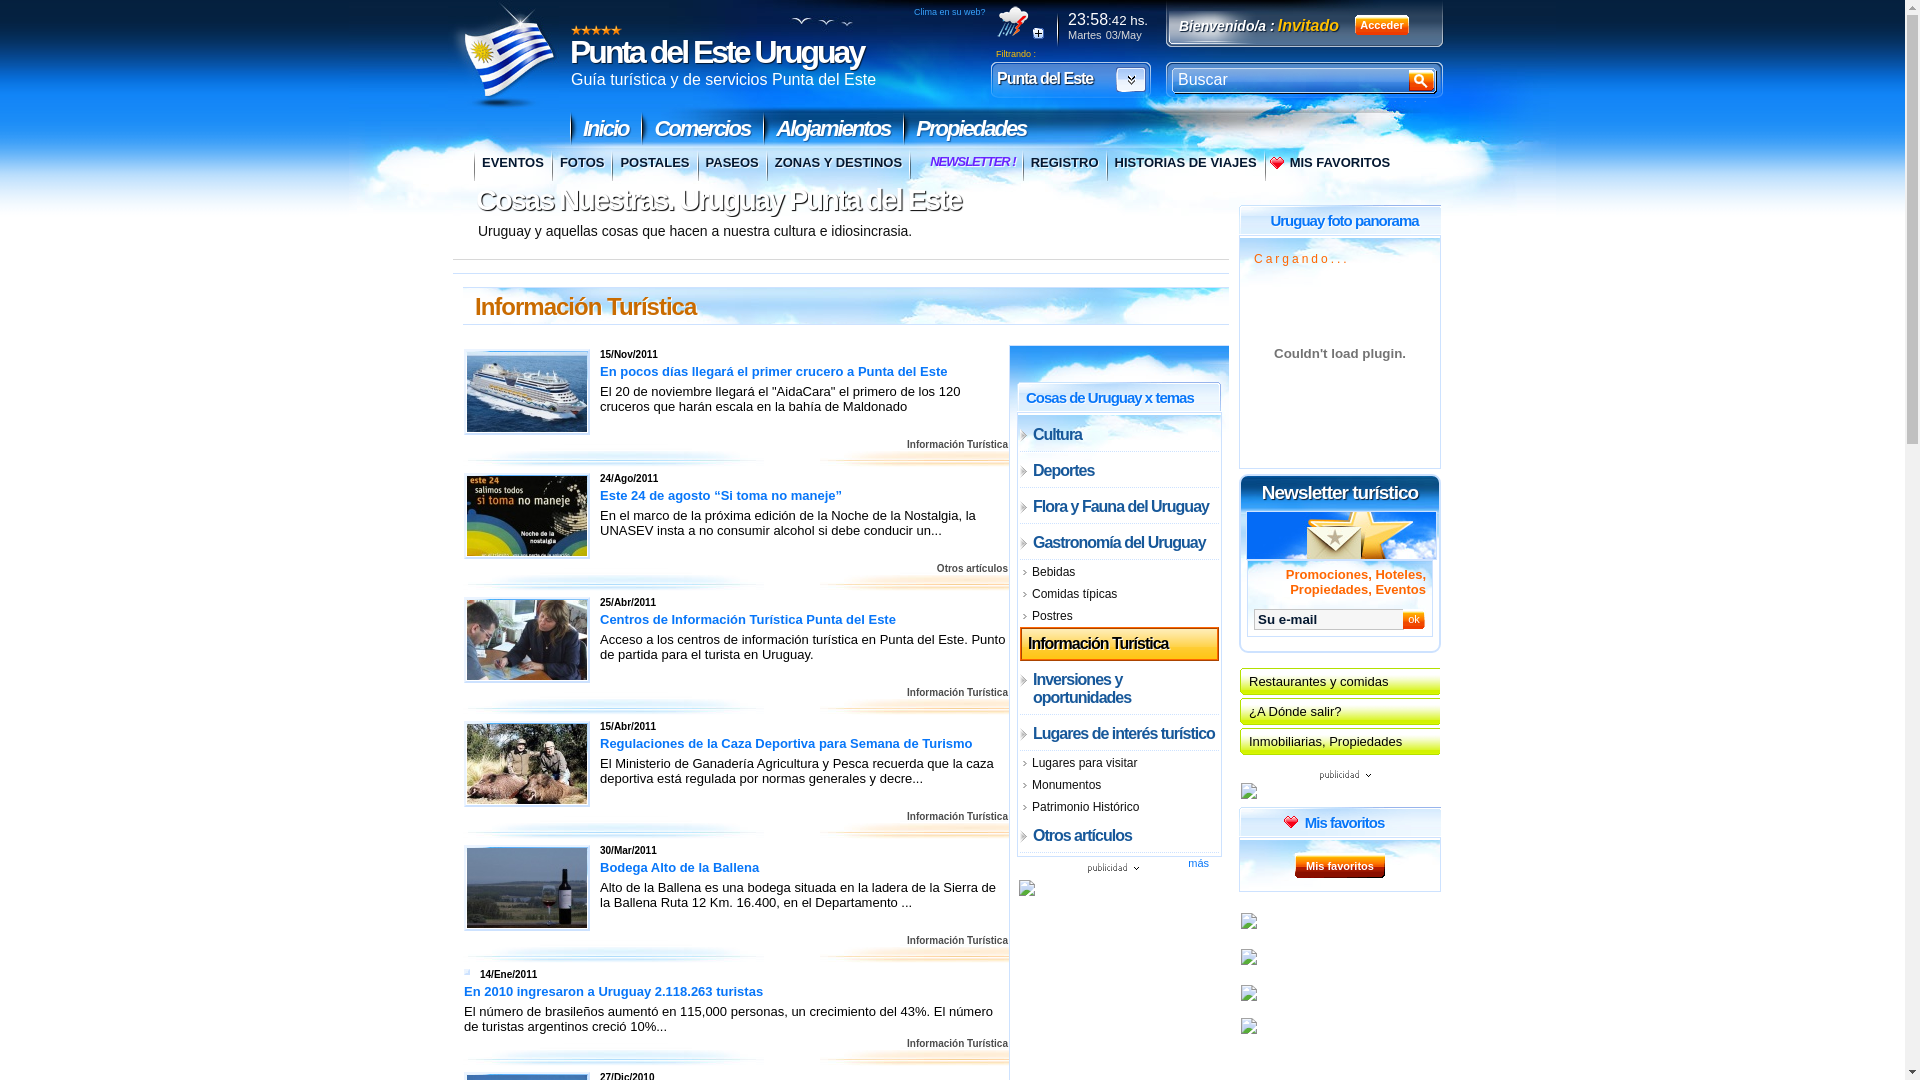 The image size is (1920, 1080). What do you see at coordinates (1118, 687) in the screenshot?
I see `'Inversiones y oportunidades'` at bounding box center [1118, 687].